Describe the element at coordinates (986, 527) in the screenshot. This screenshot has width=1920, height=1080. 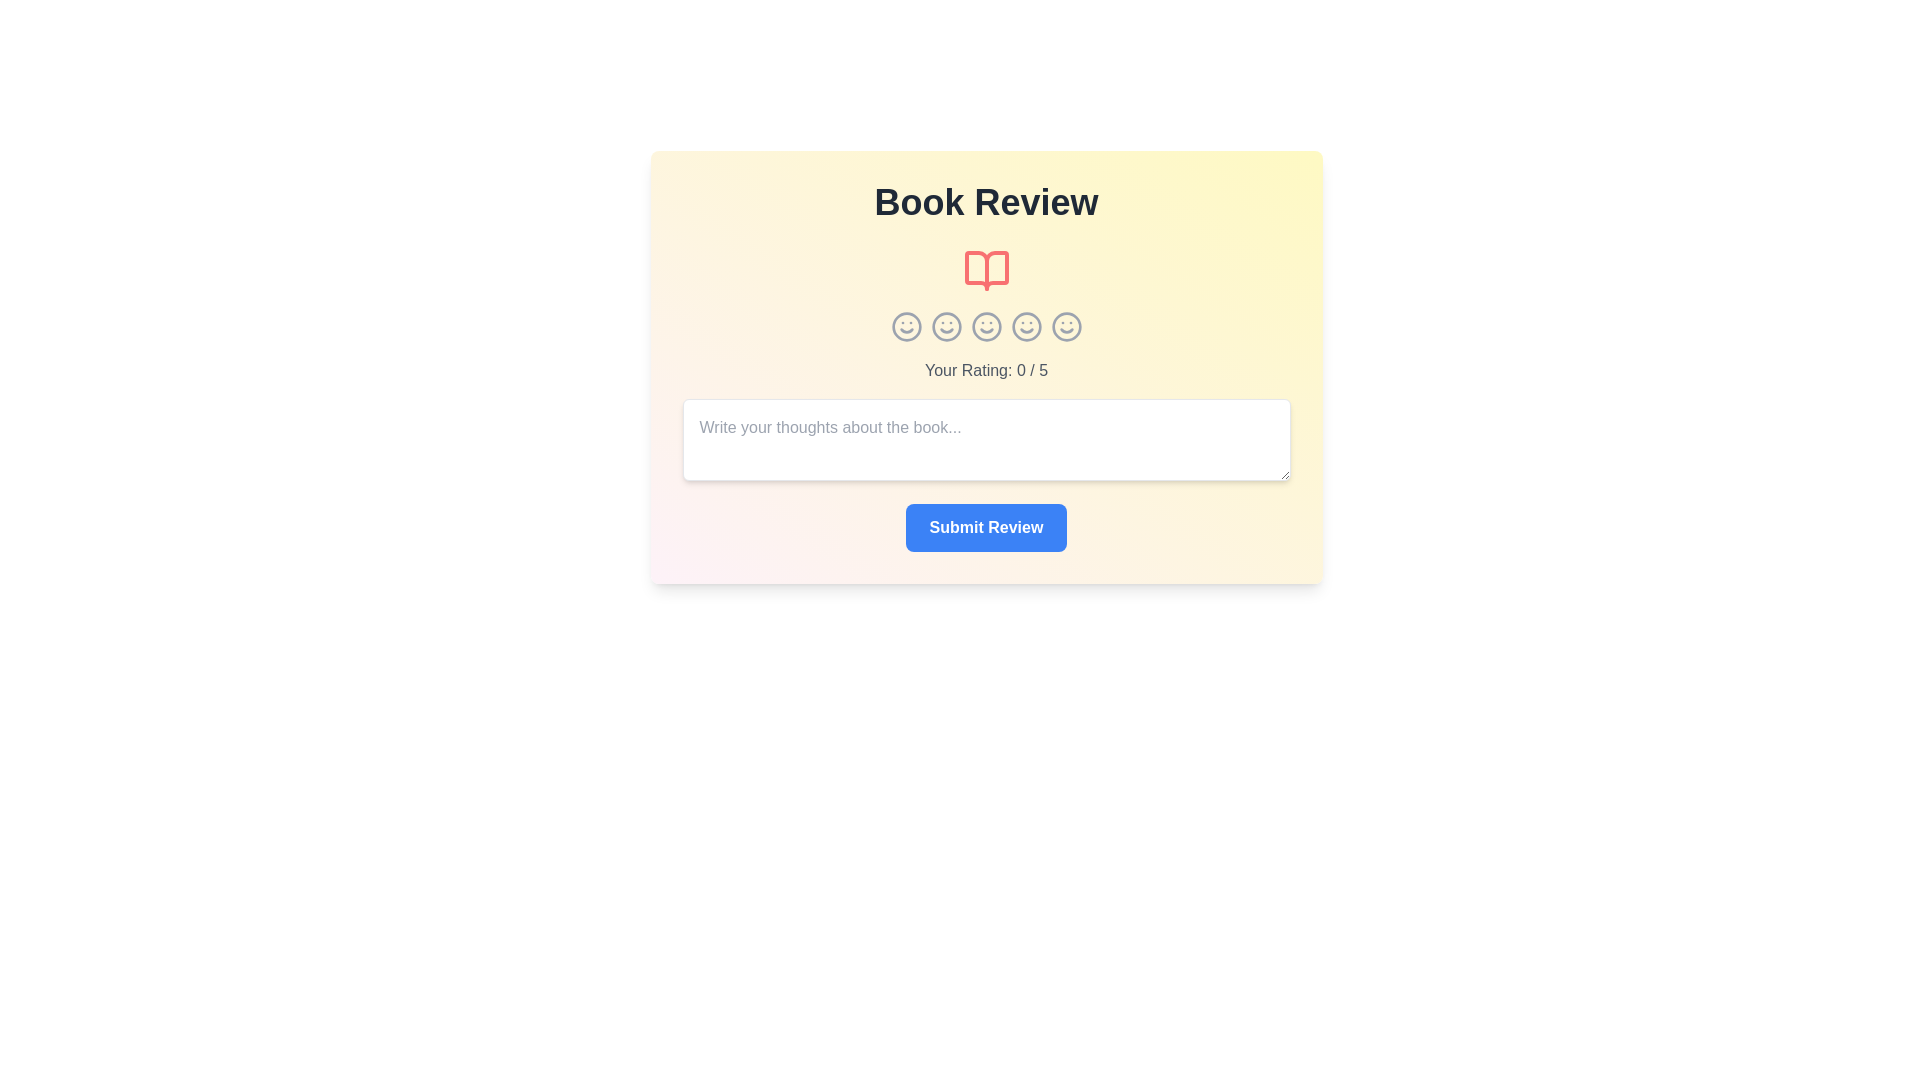
I see `the 'Submit Review' button to submit the review` at that location.